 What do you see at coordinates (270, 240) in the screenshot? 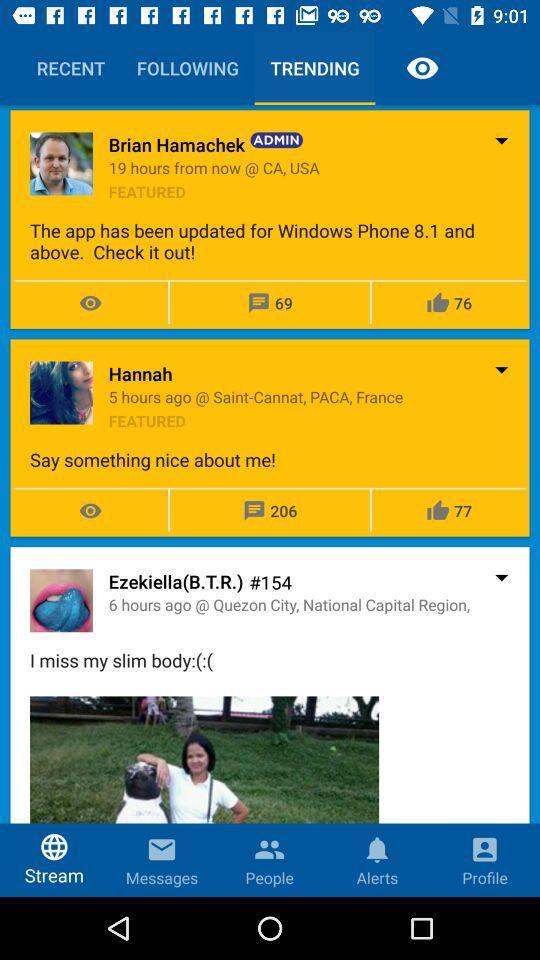
I see `the the app has` at bounding box center [270, 240].